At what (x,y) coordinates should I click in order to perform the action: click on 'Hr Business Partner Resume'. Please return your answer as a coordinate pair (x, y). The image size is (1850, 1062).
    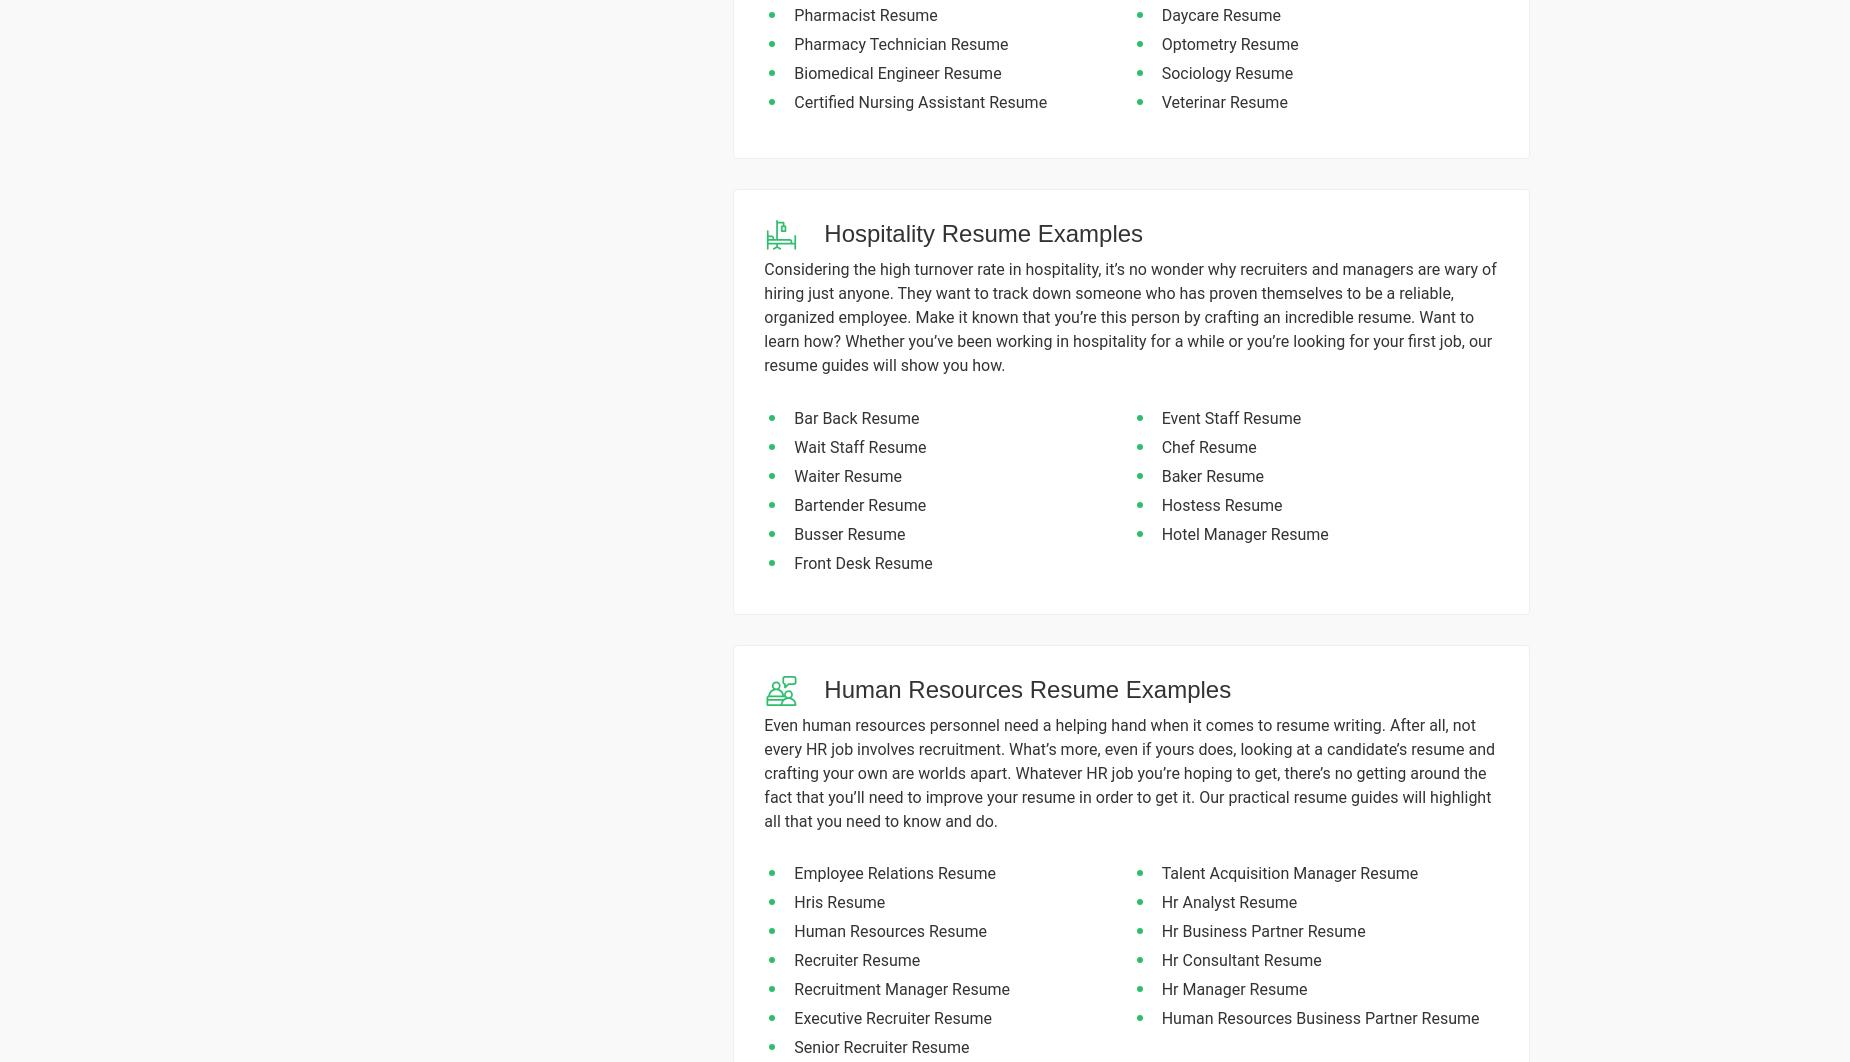
    Looking at the image, I should click on (1261, 930).